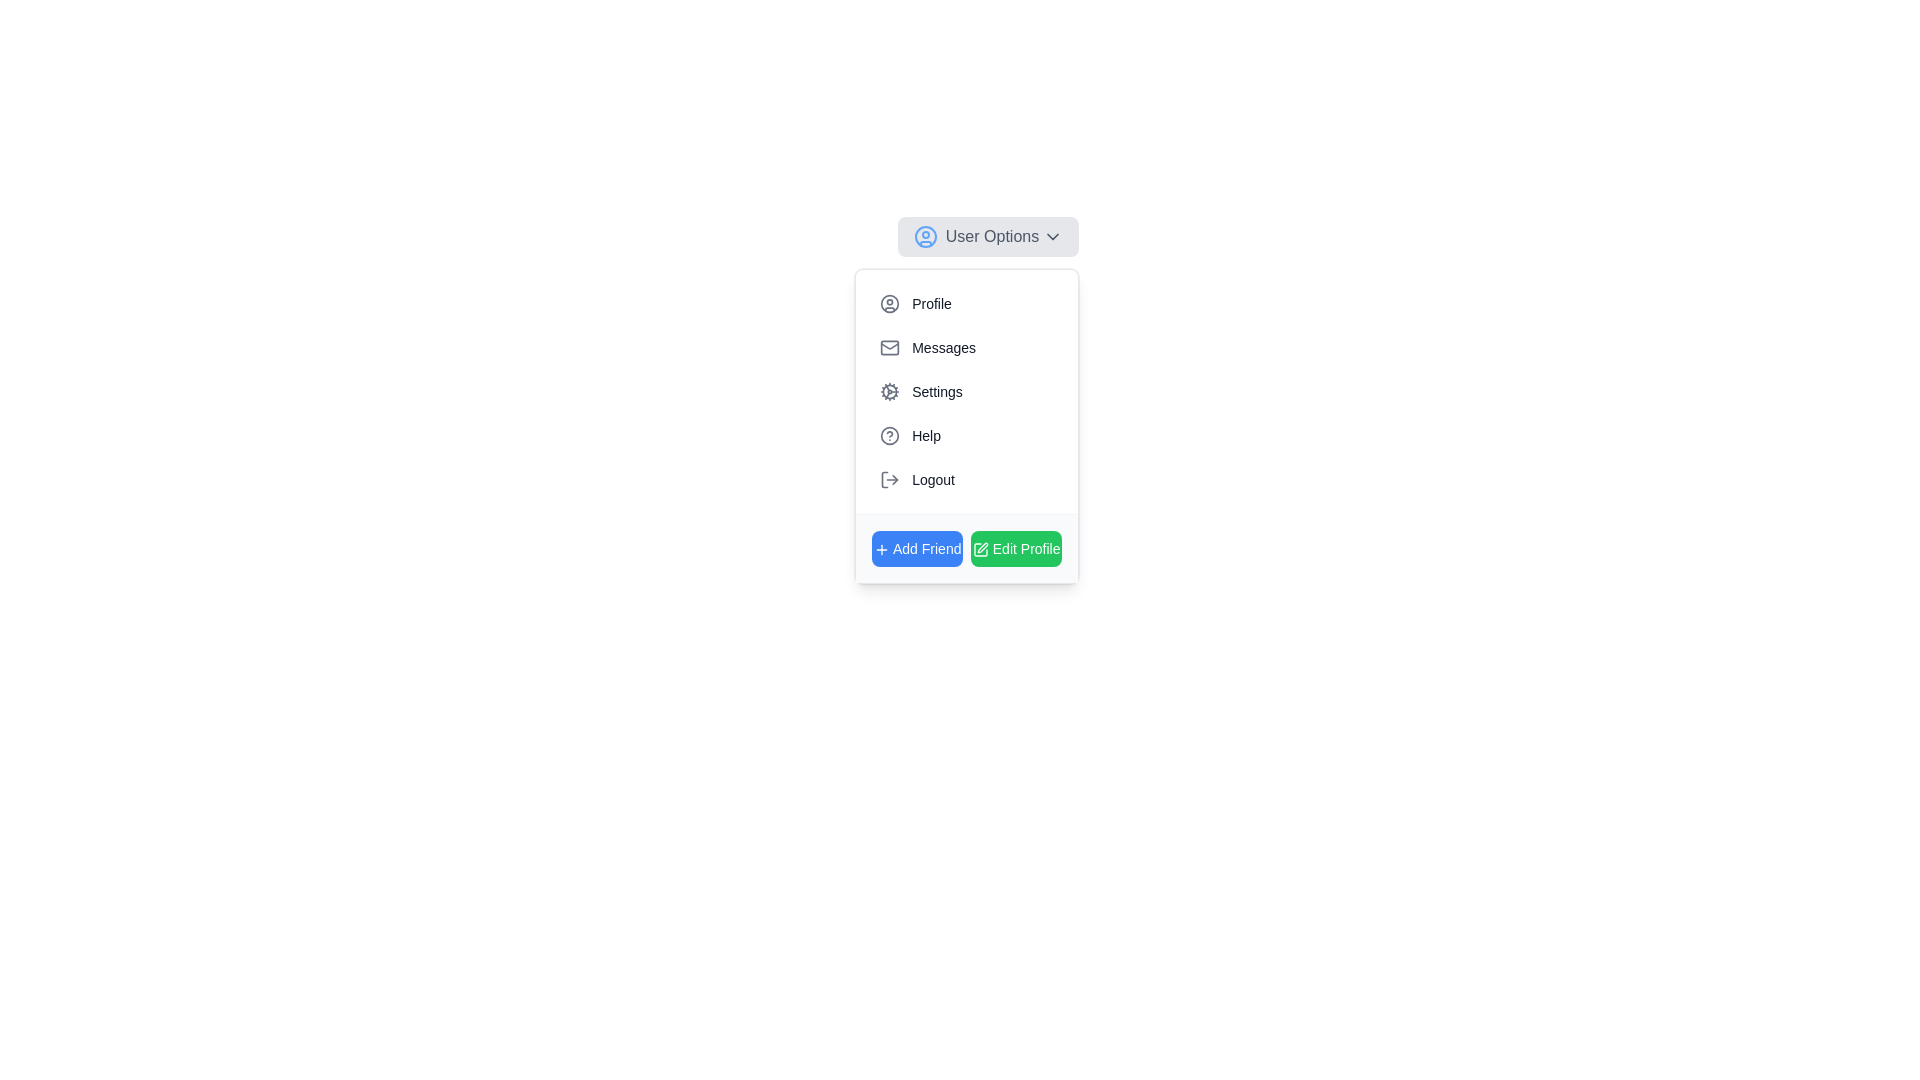  Describe the element at coordinates (1052, 235) in the screenshot. I see `the chevron icon indicating the collapsible or expandable menu associated with 'User Options'` at that location.